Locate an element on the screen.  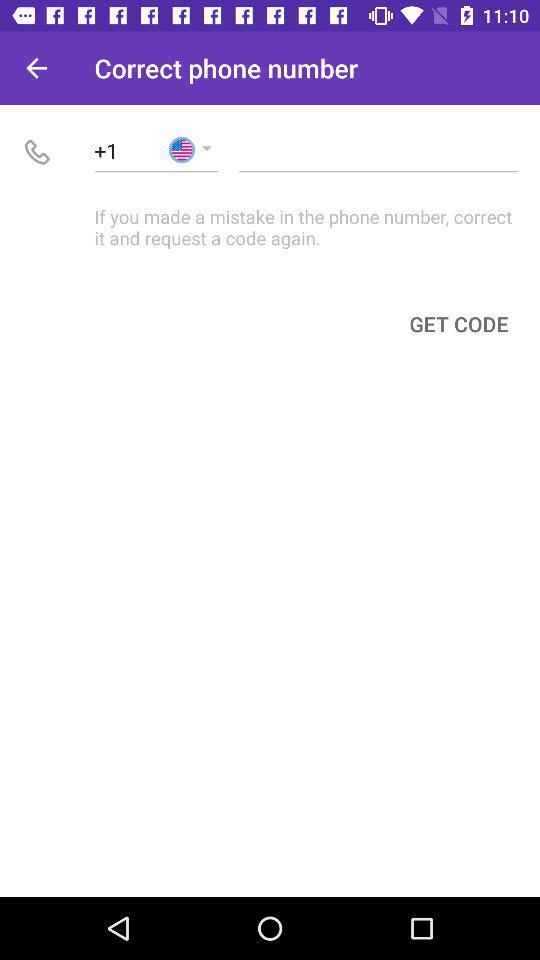
type phone number is located at coordinates (378, 149).